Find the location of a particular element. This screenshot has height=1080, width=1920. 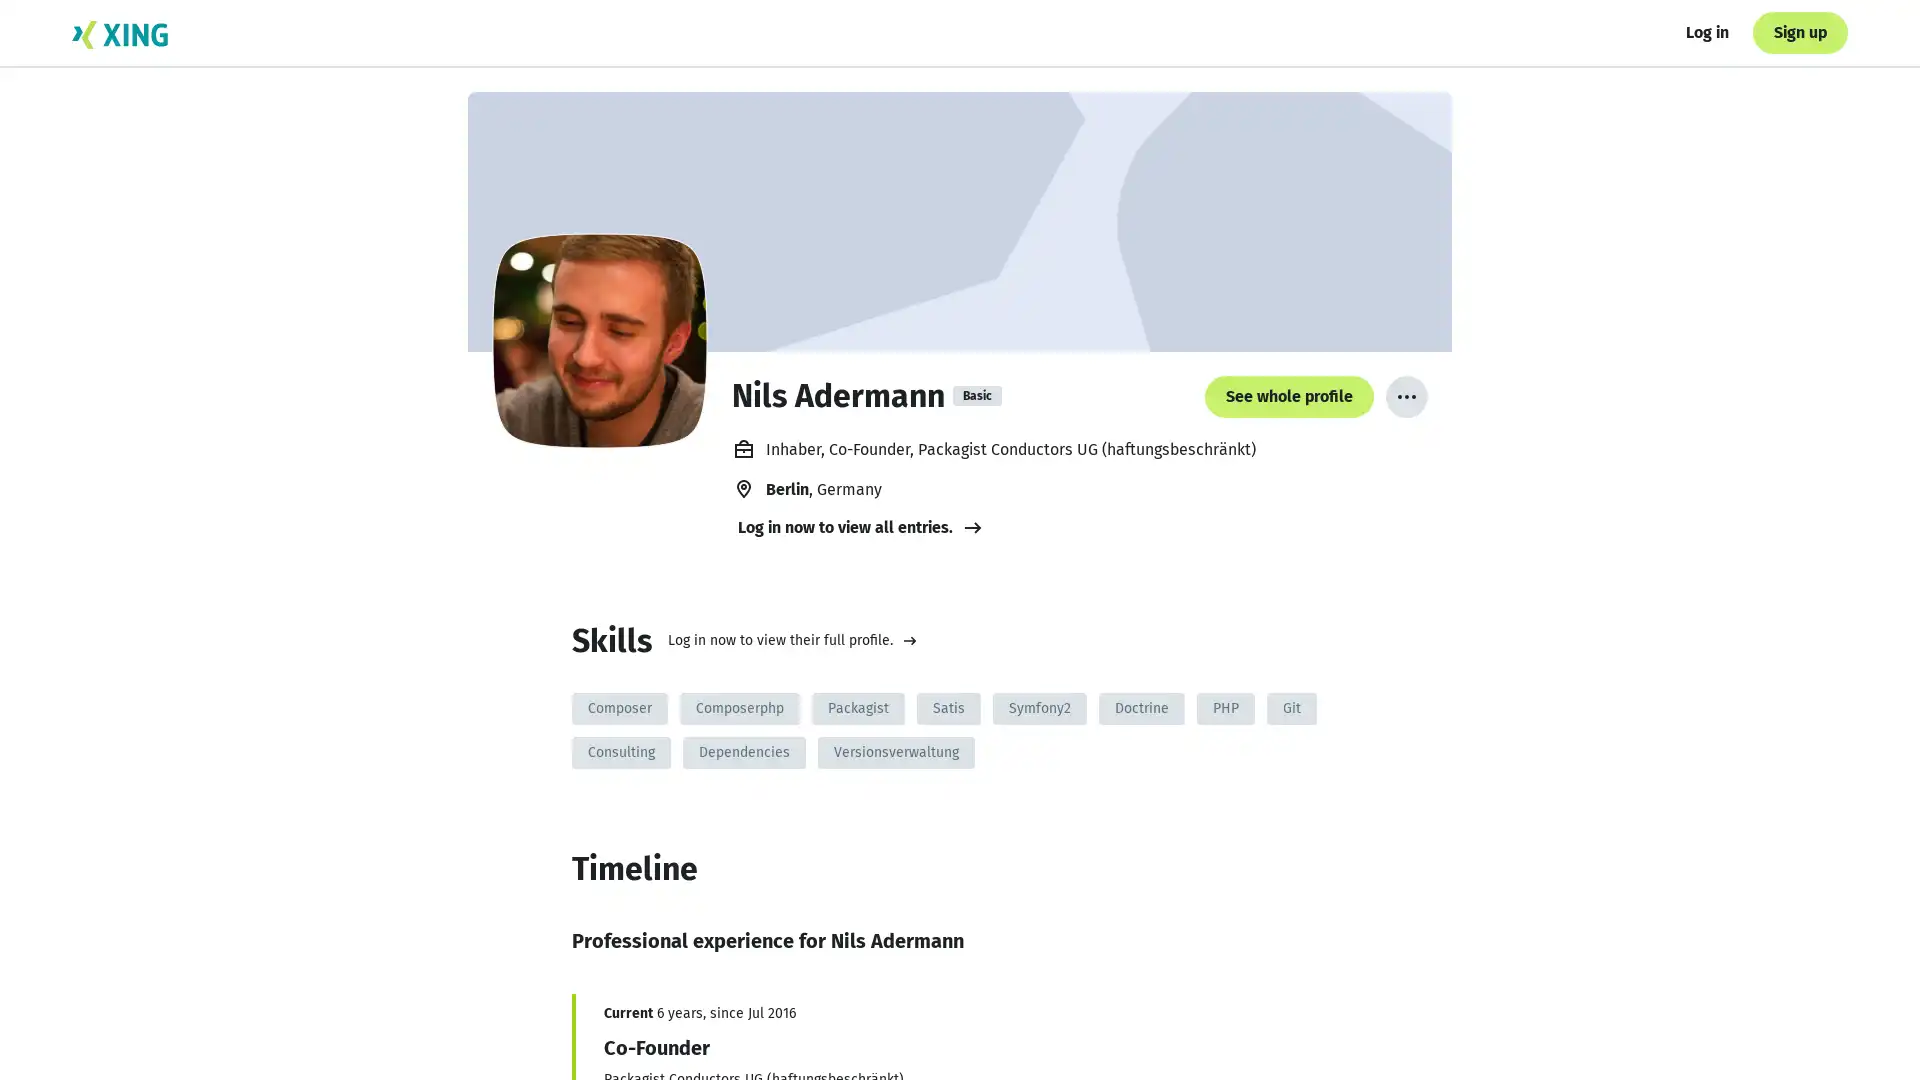

Nils Adermann is located at coordinates (599, 339).